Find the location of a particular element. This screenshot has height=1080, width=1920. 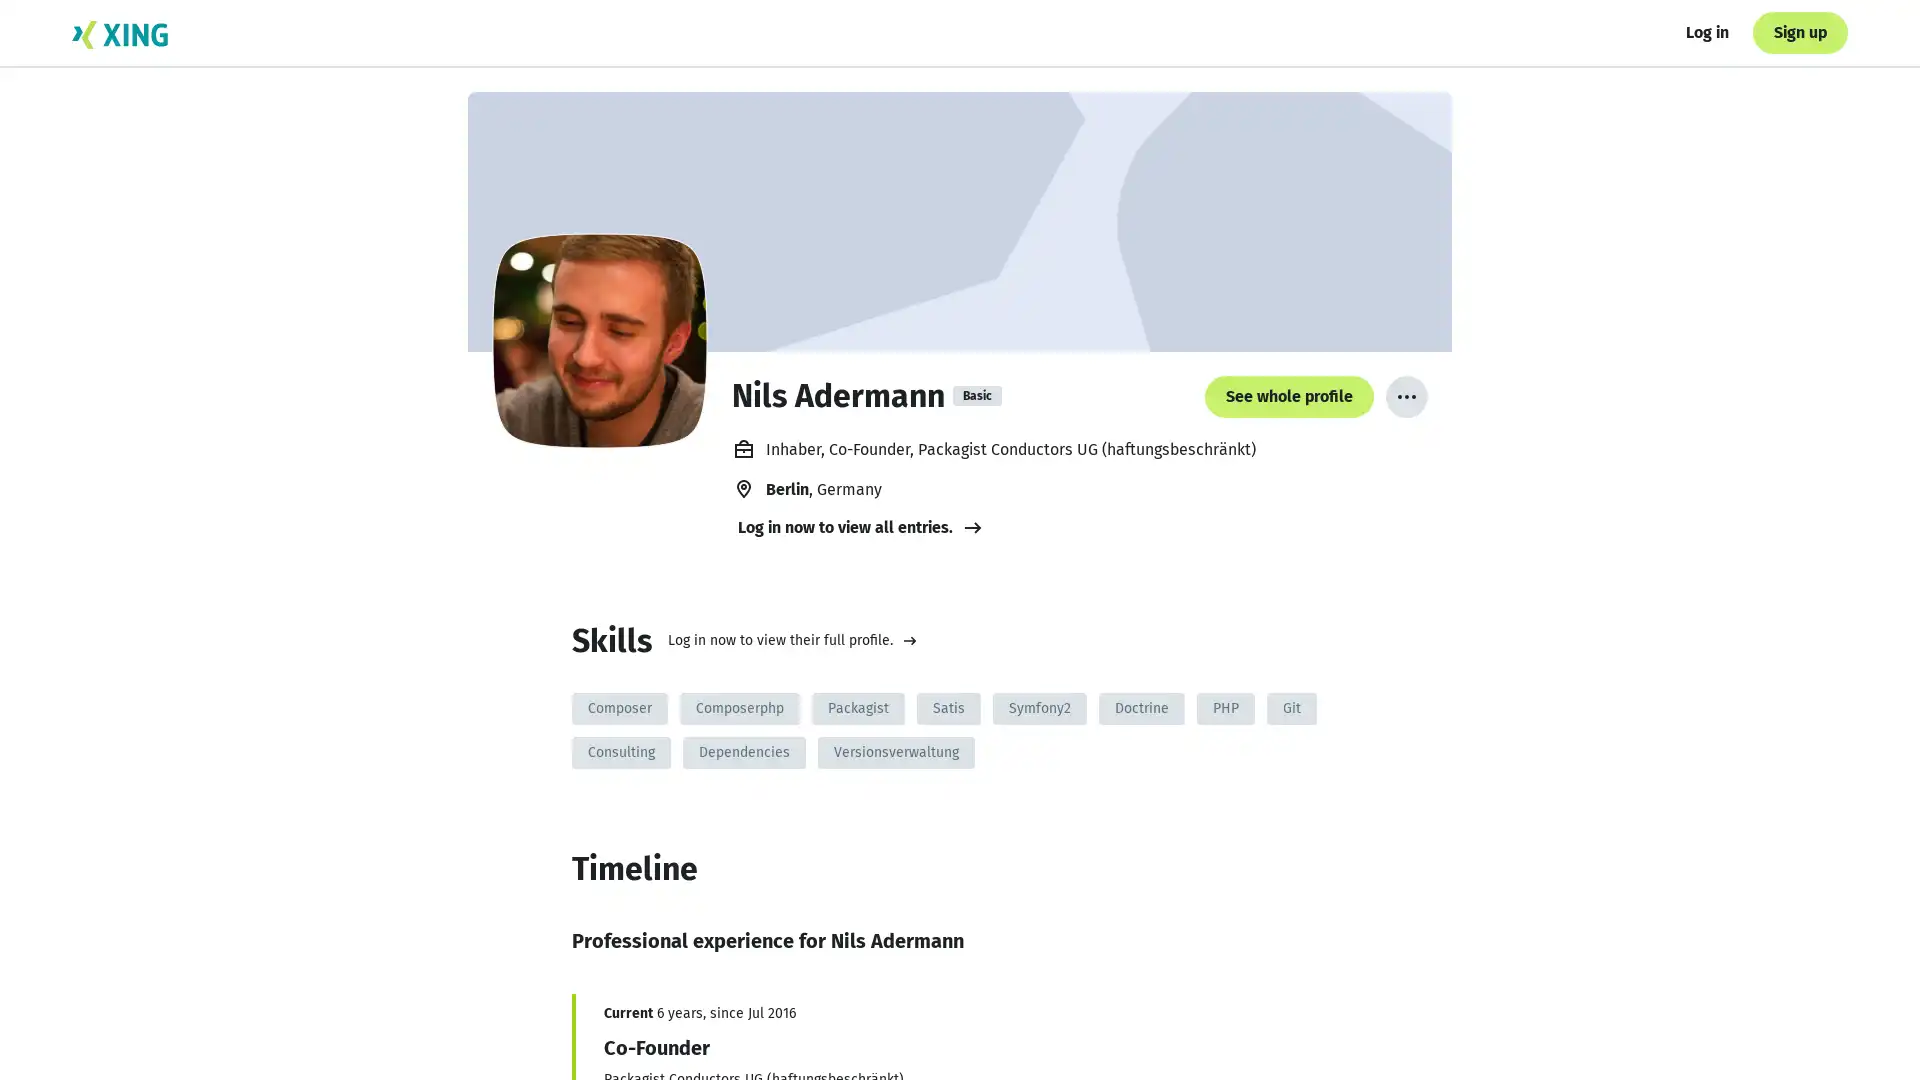

Nils Adermann is located at coordinates (599, 339).